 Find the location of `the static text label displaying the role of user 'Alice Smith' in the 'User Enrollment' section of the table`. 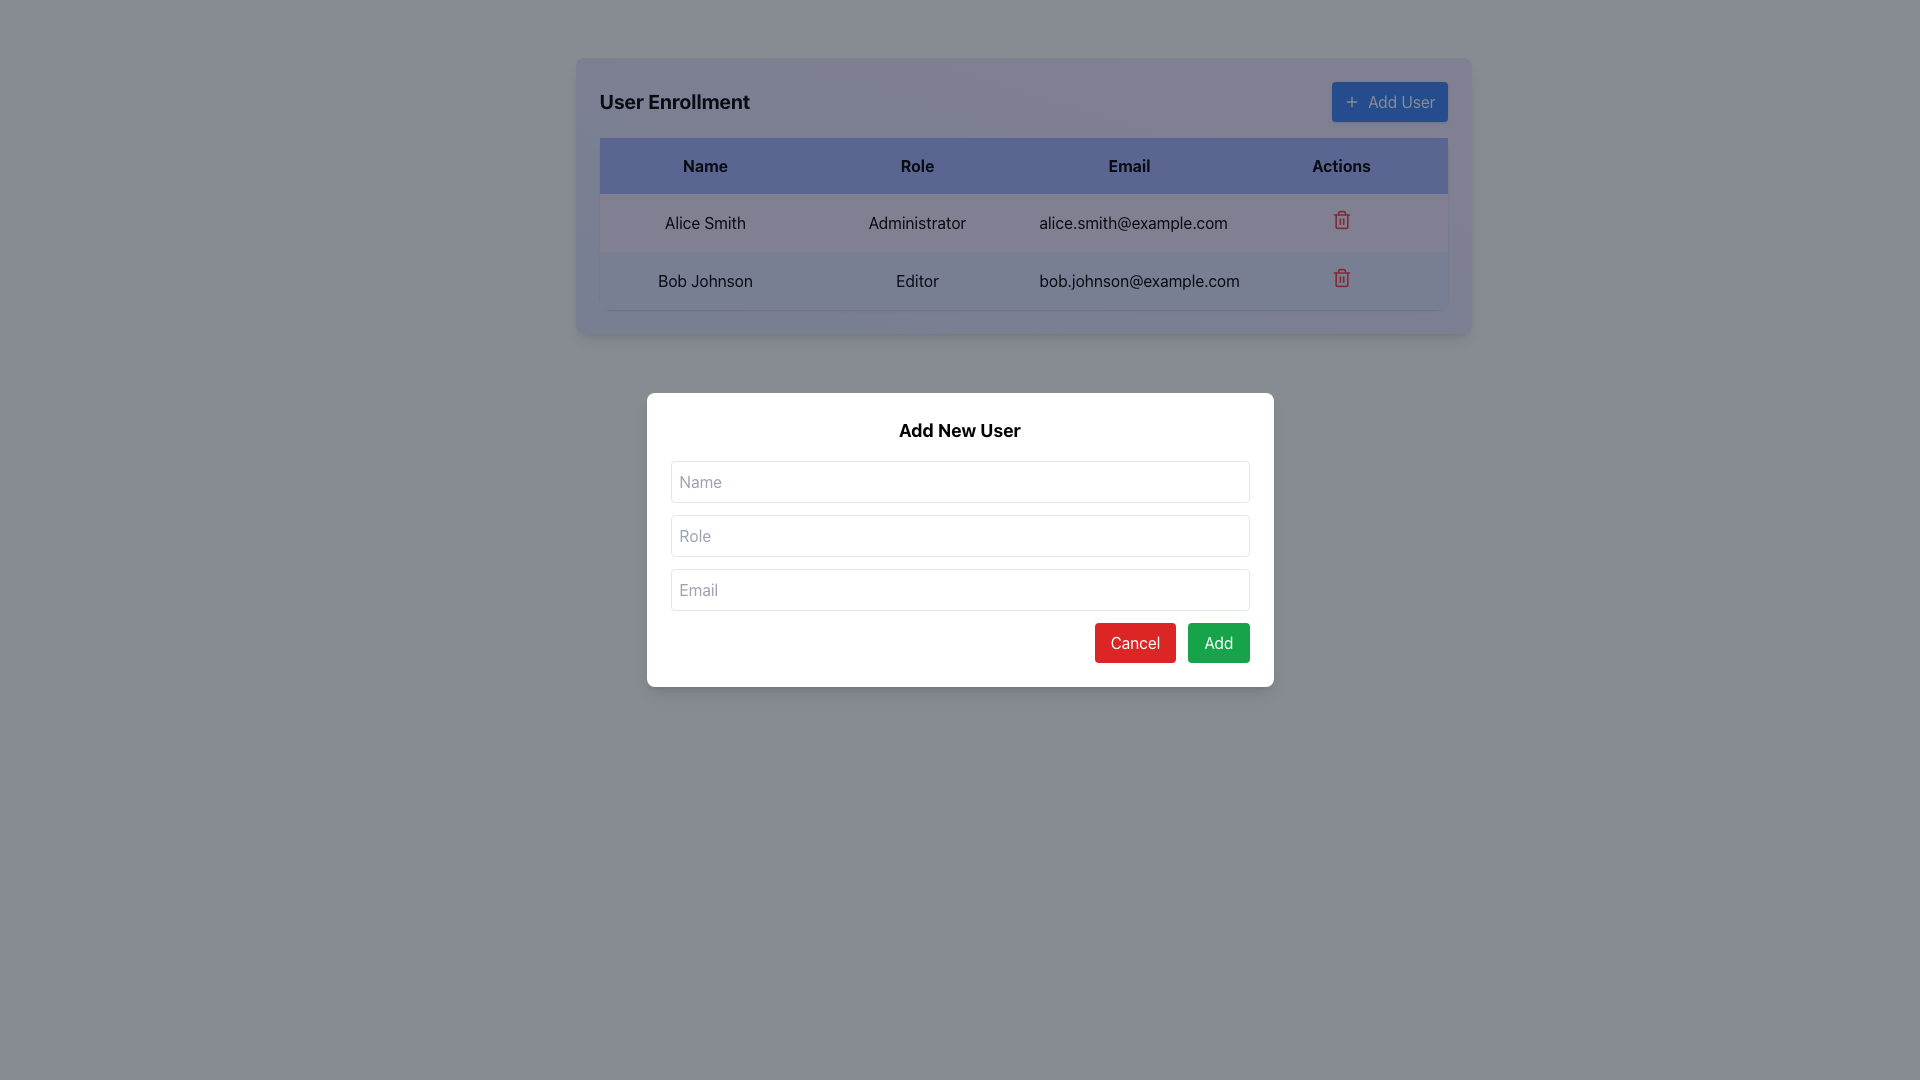

the static text label displaying the role of user 'Alice Smith' in the 'User Enrollment' section of the table is located at coordinates (916, 223).